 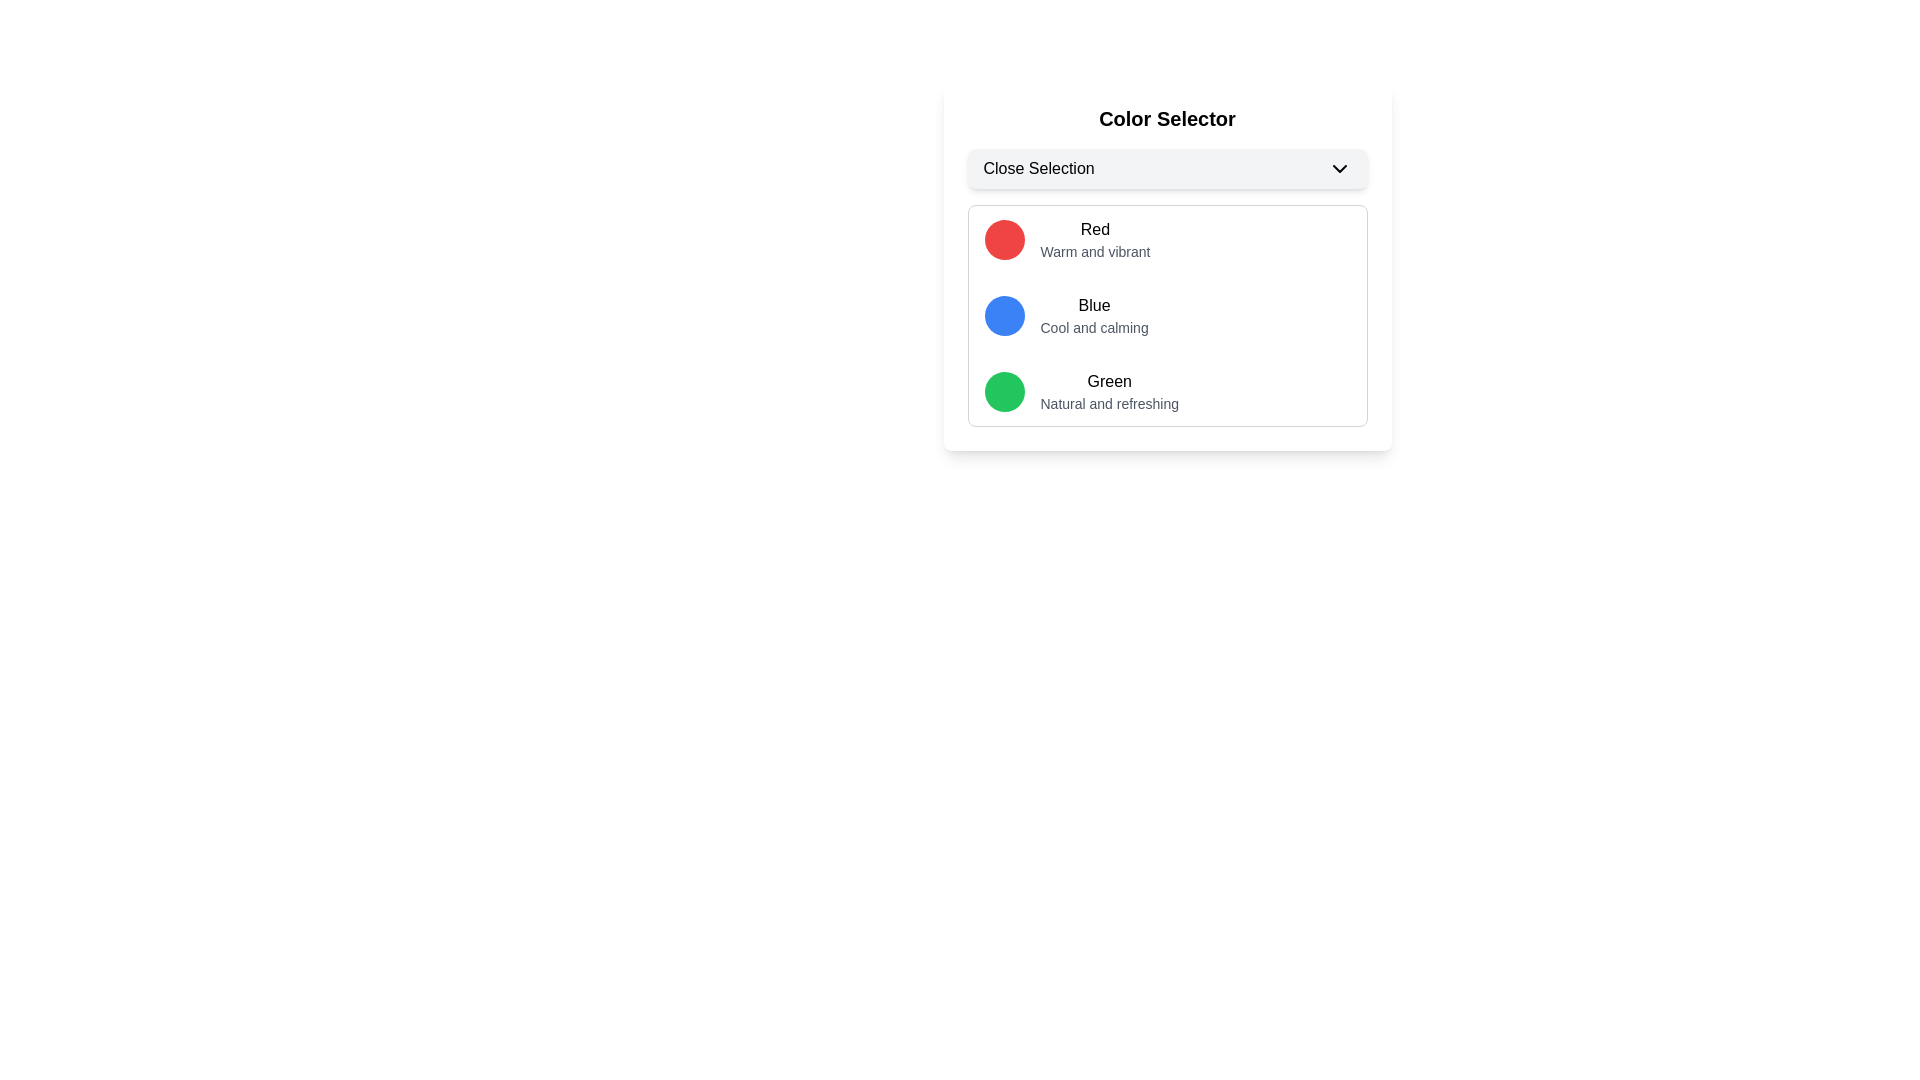 What do you see at coordinates (1094, 250) in the screenshot?
I see `the text snippet reading 'Warm and vibrant', which is styled in gray and located below the label 'Red' in the color selection interface` at bounding box center [1094, 250].